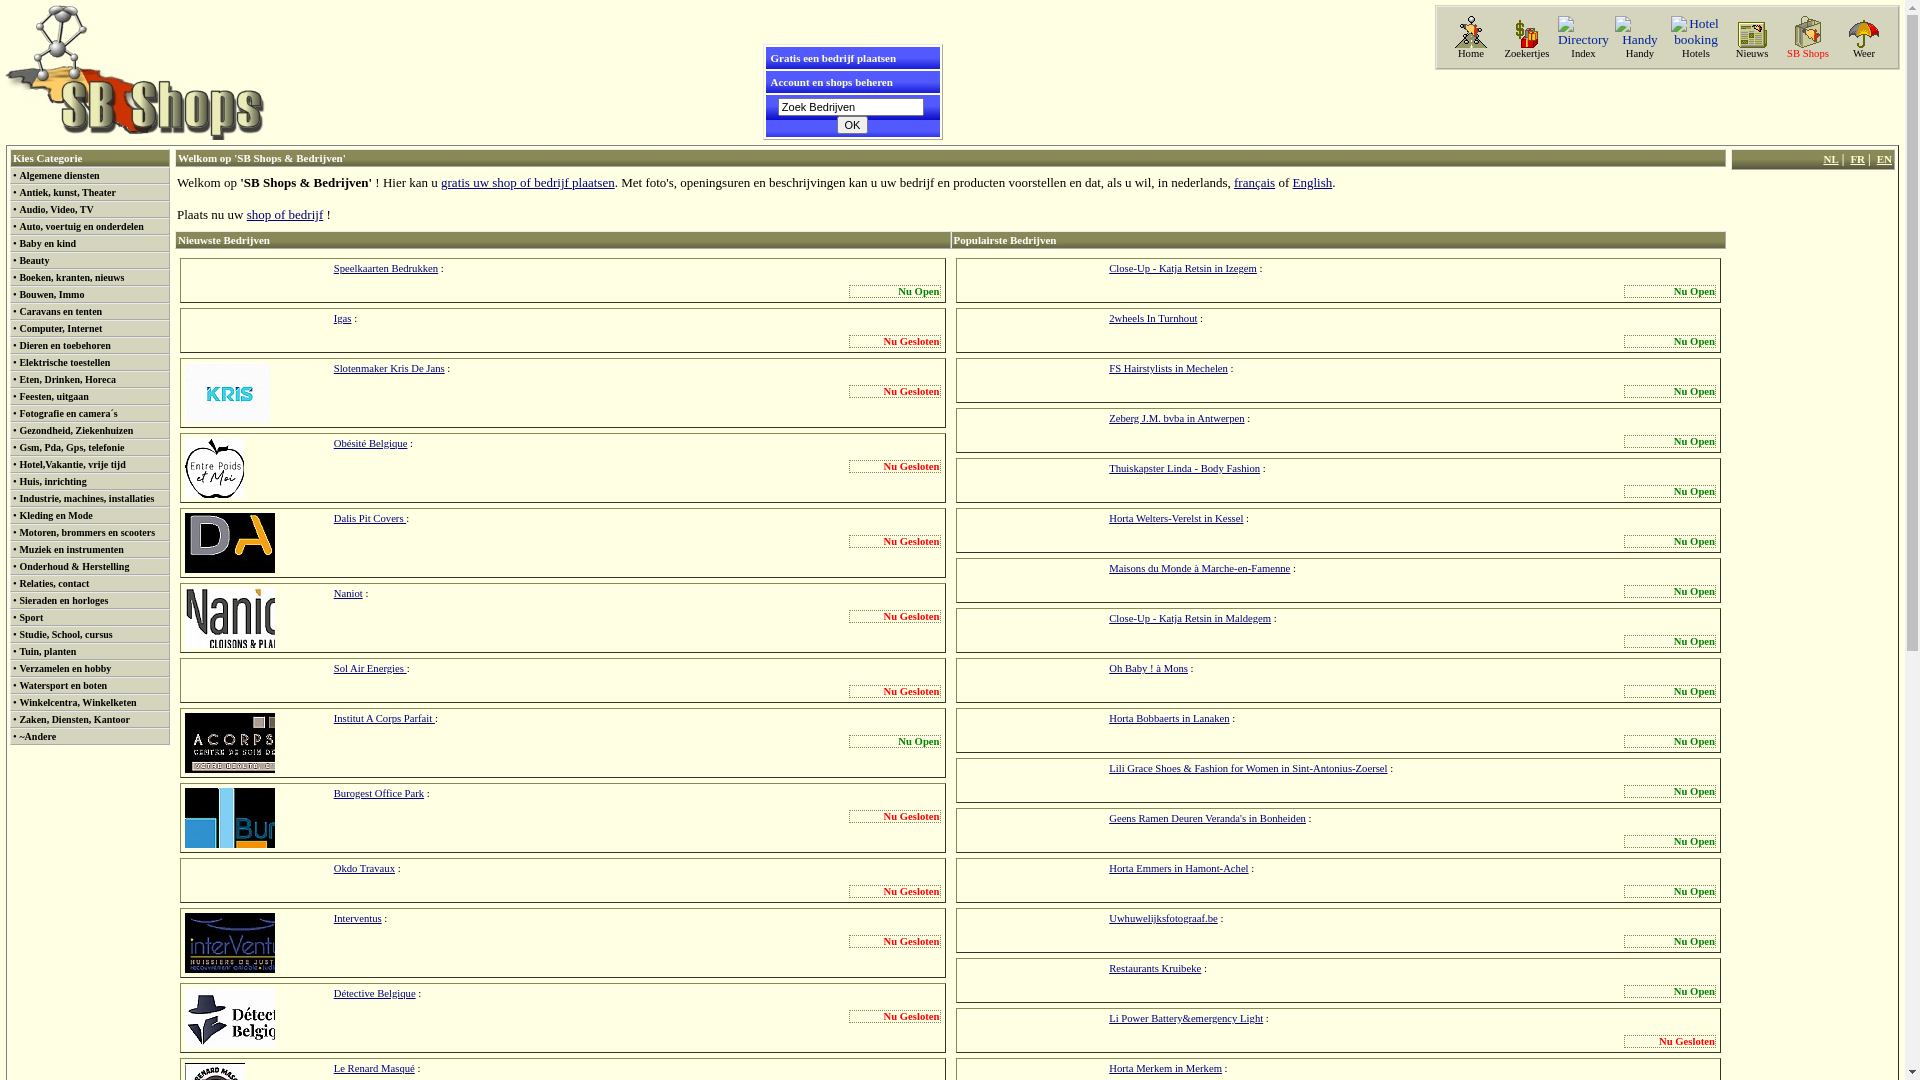  Describe the element at coordinates (1311, 182) in the screenshot. I see `'English'` at that location.